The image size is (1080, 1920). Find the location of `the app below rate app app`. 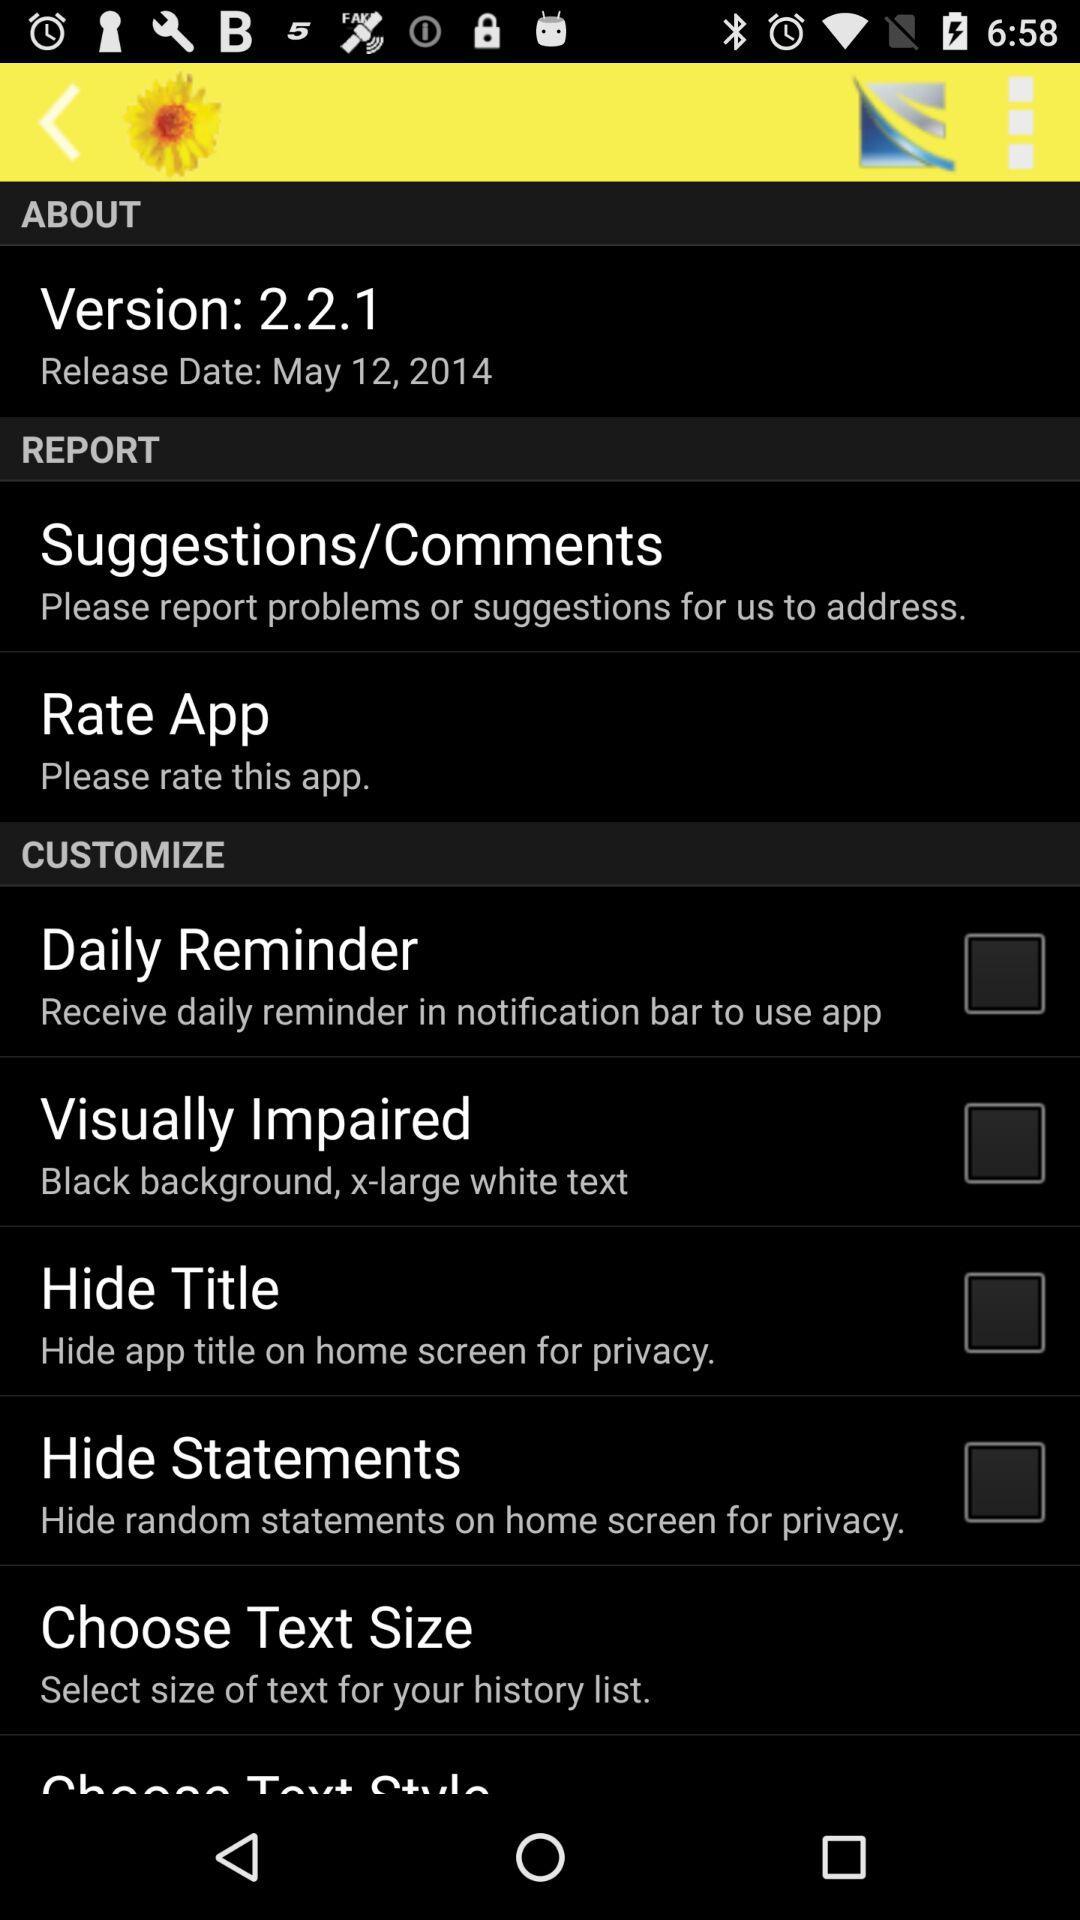

the app below rate app app is located at coordinates (205, 773).